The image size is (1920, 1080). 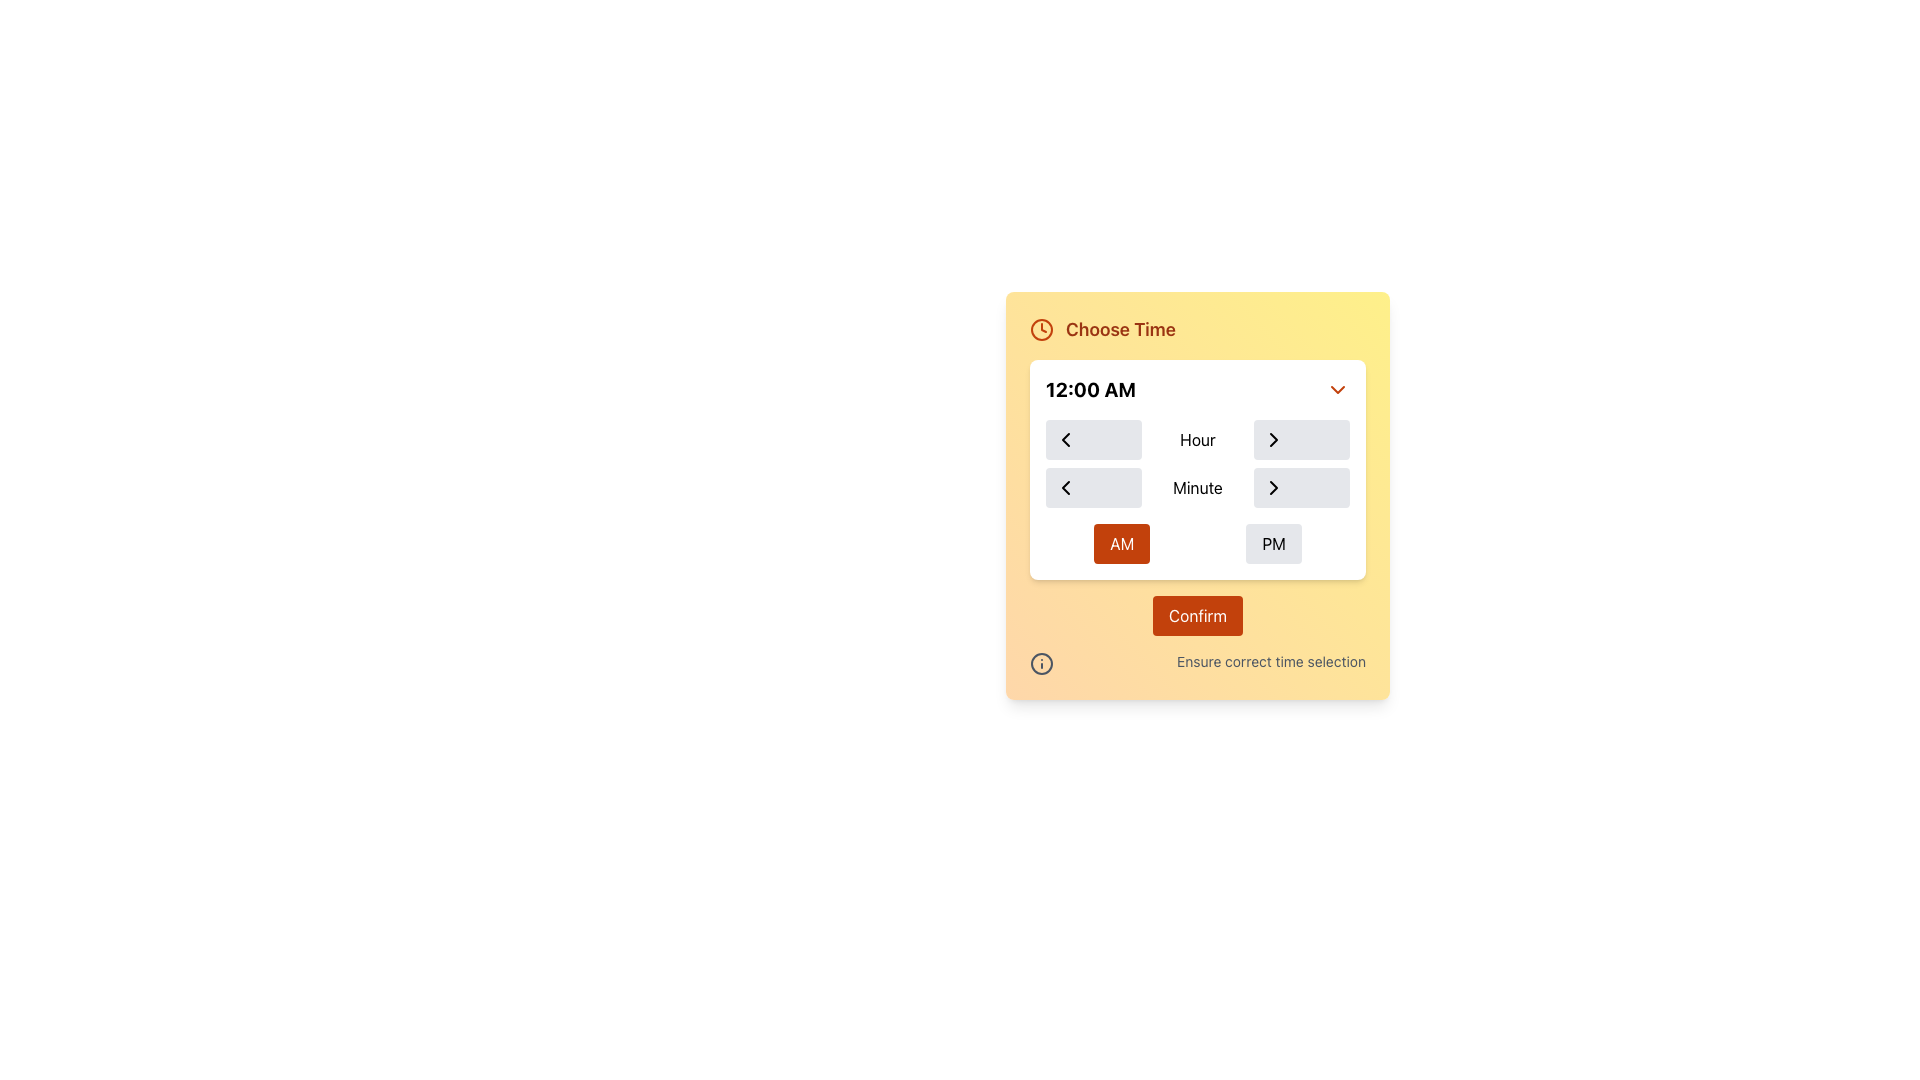 I want to click on the 'AM' button, which is a rectangular button with white text on an orange rounded background, located within the 'Choose Time' interface, so click(x=1122, y=543).